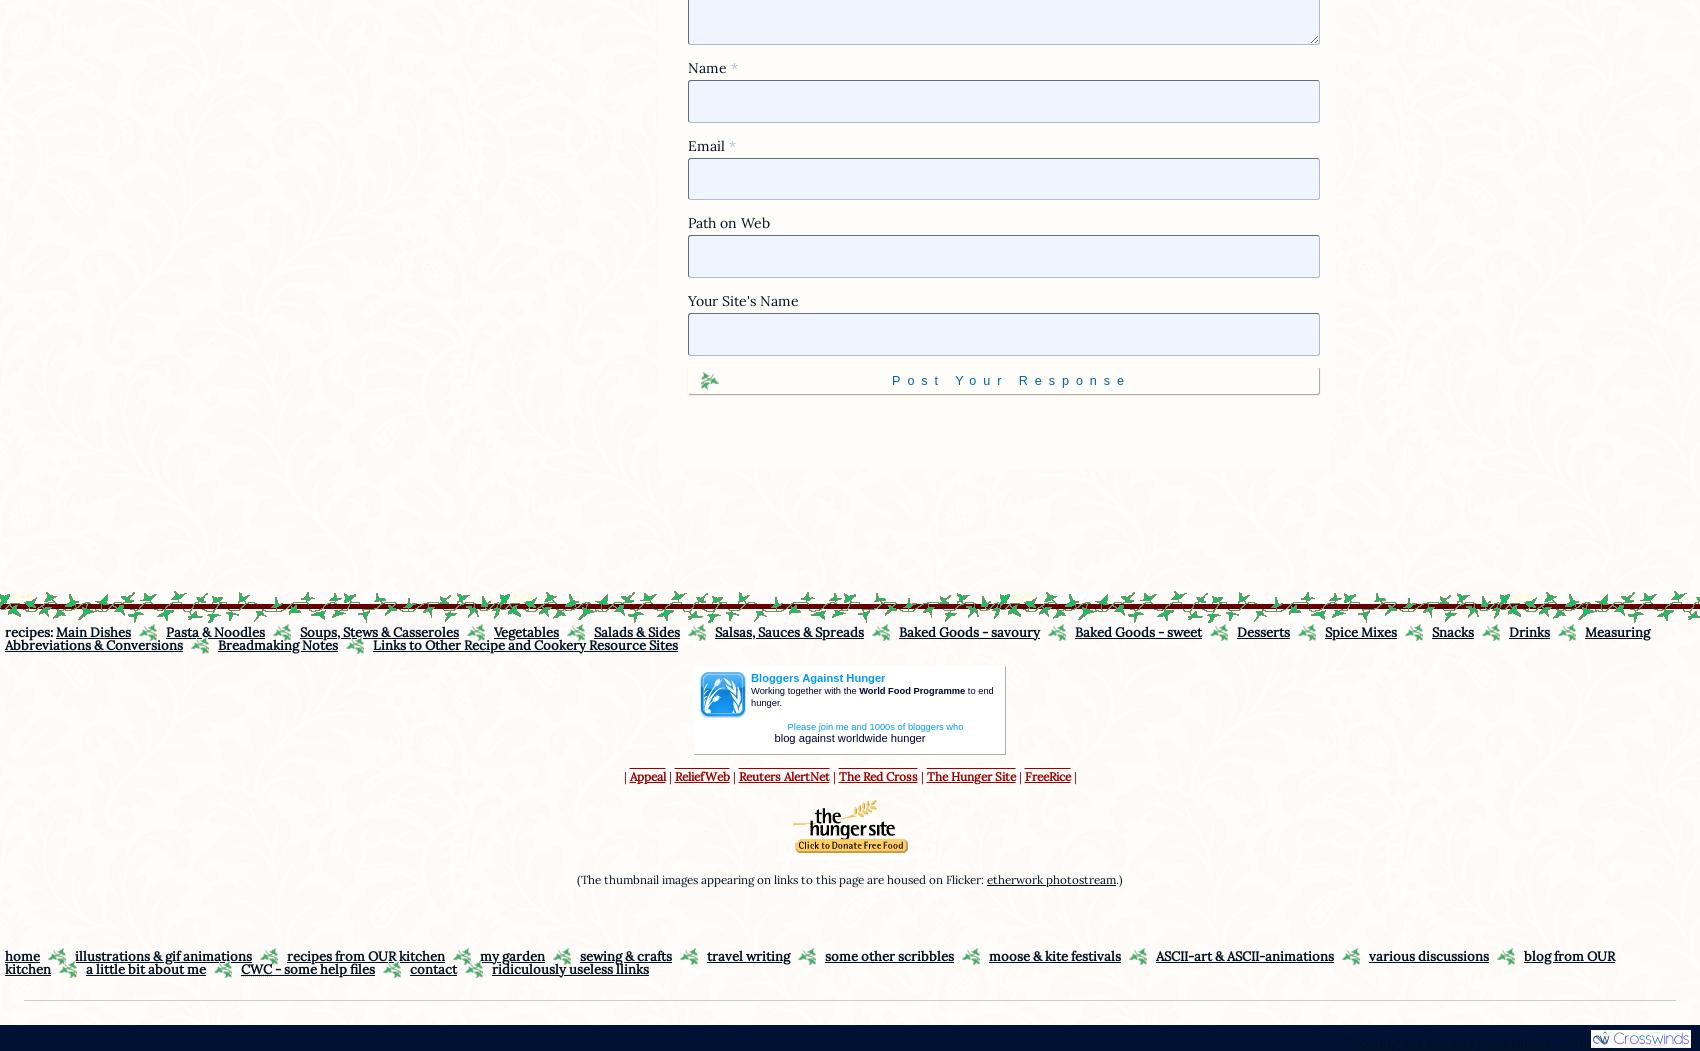 This screenshot has width=1700, height=1051. I want to click on 'blog against worldwide hunger', so click(773, 736).